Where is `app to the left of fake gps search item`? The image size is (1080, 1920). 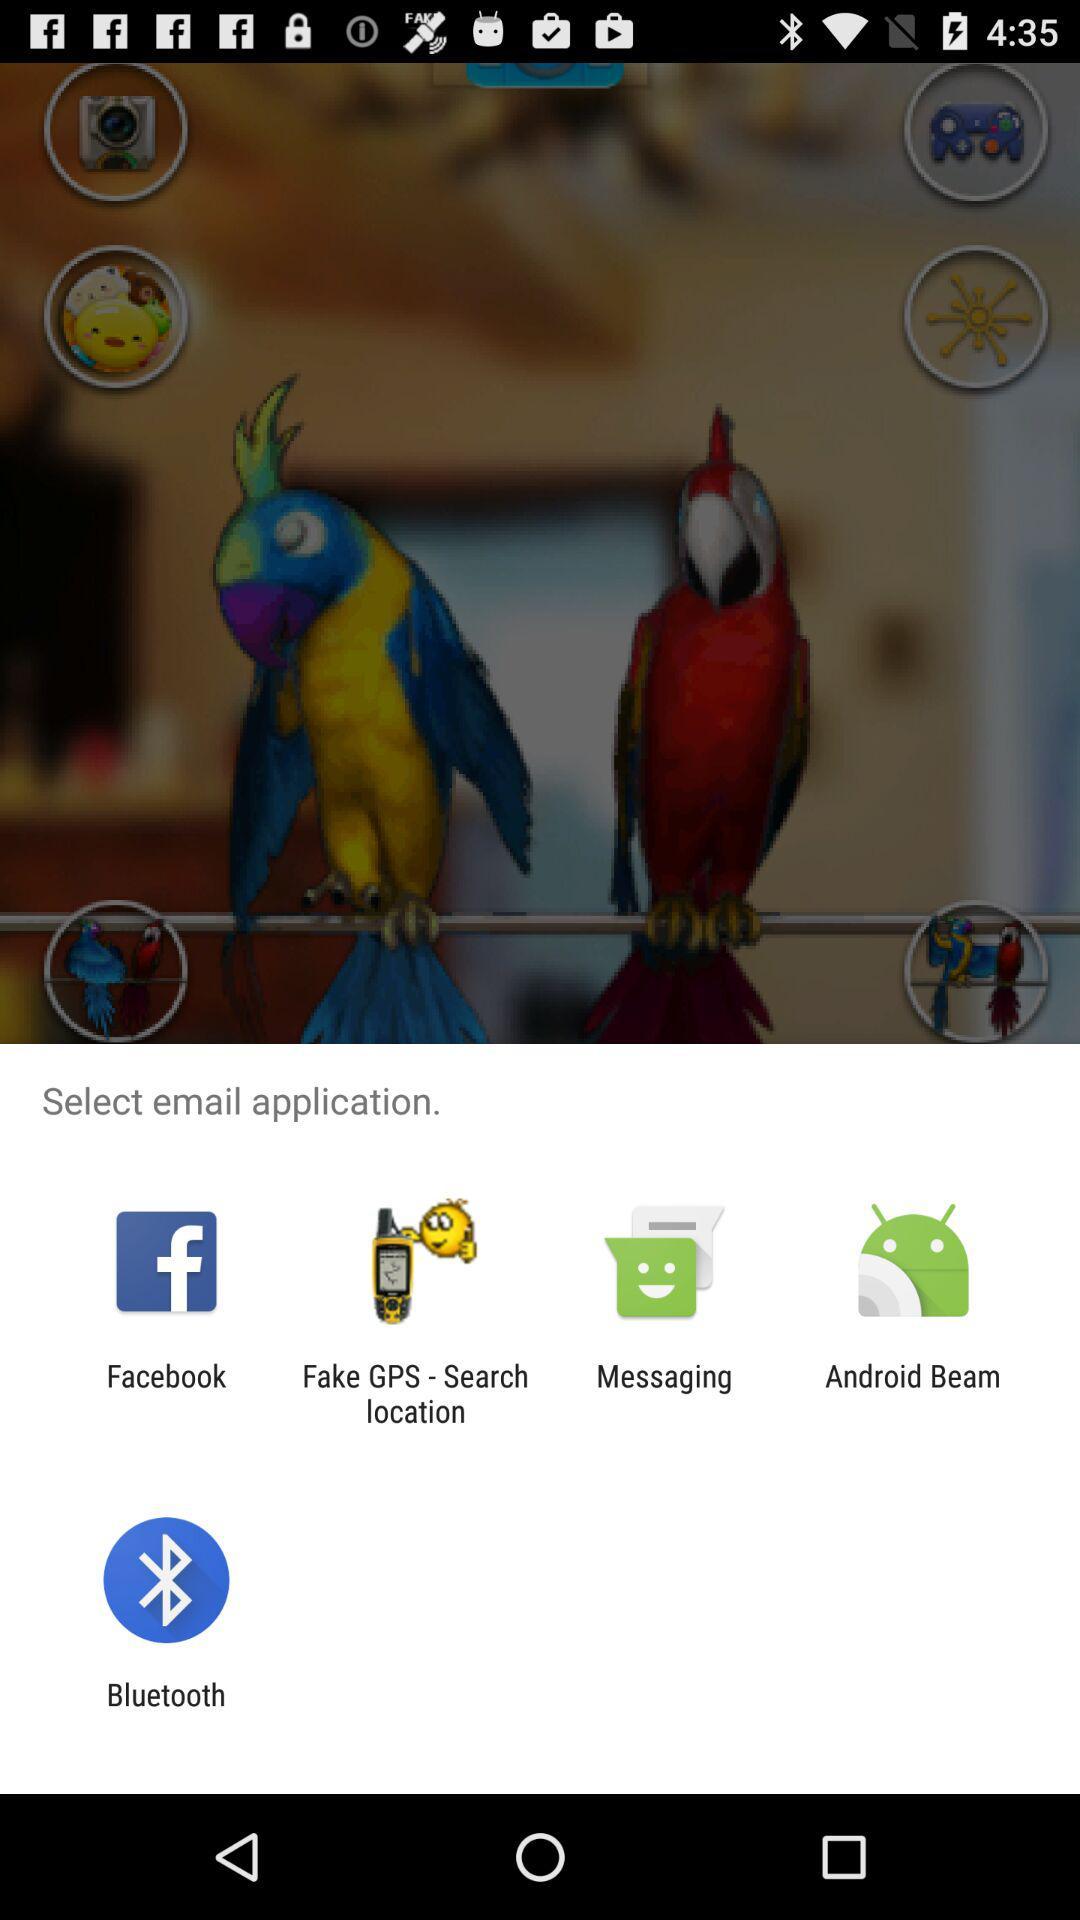
app to the left of fake gps search item is located at coordinates (165, 1392).